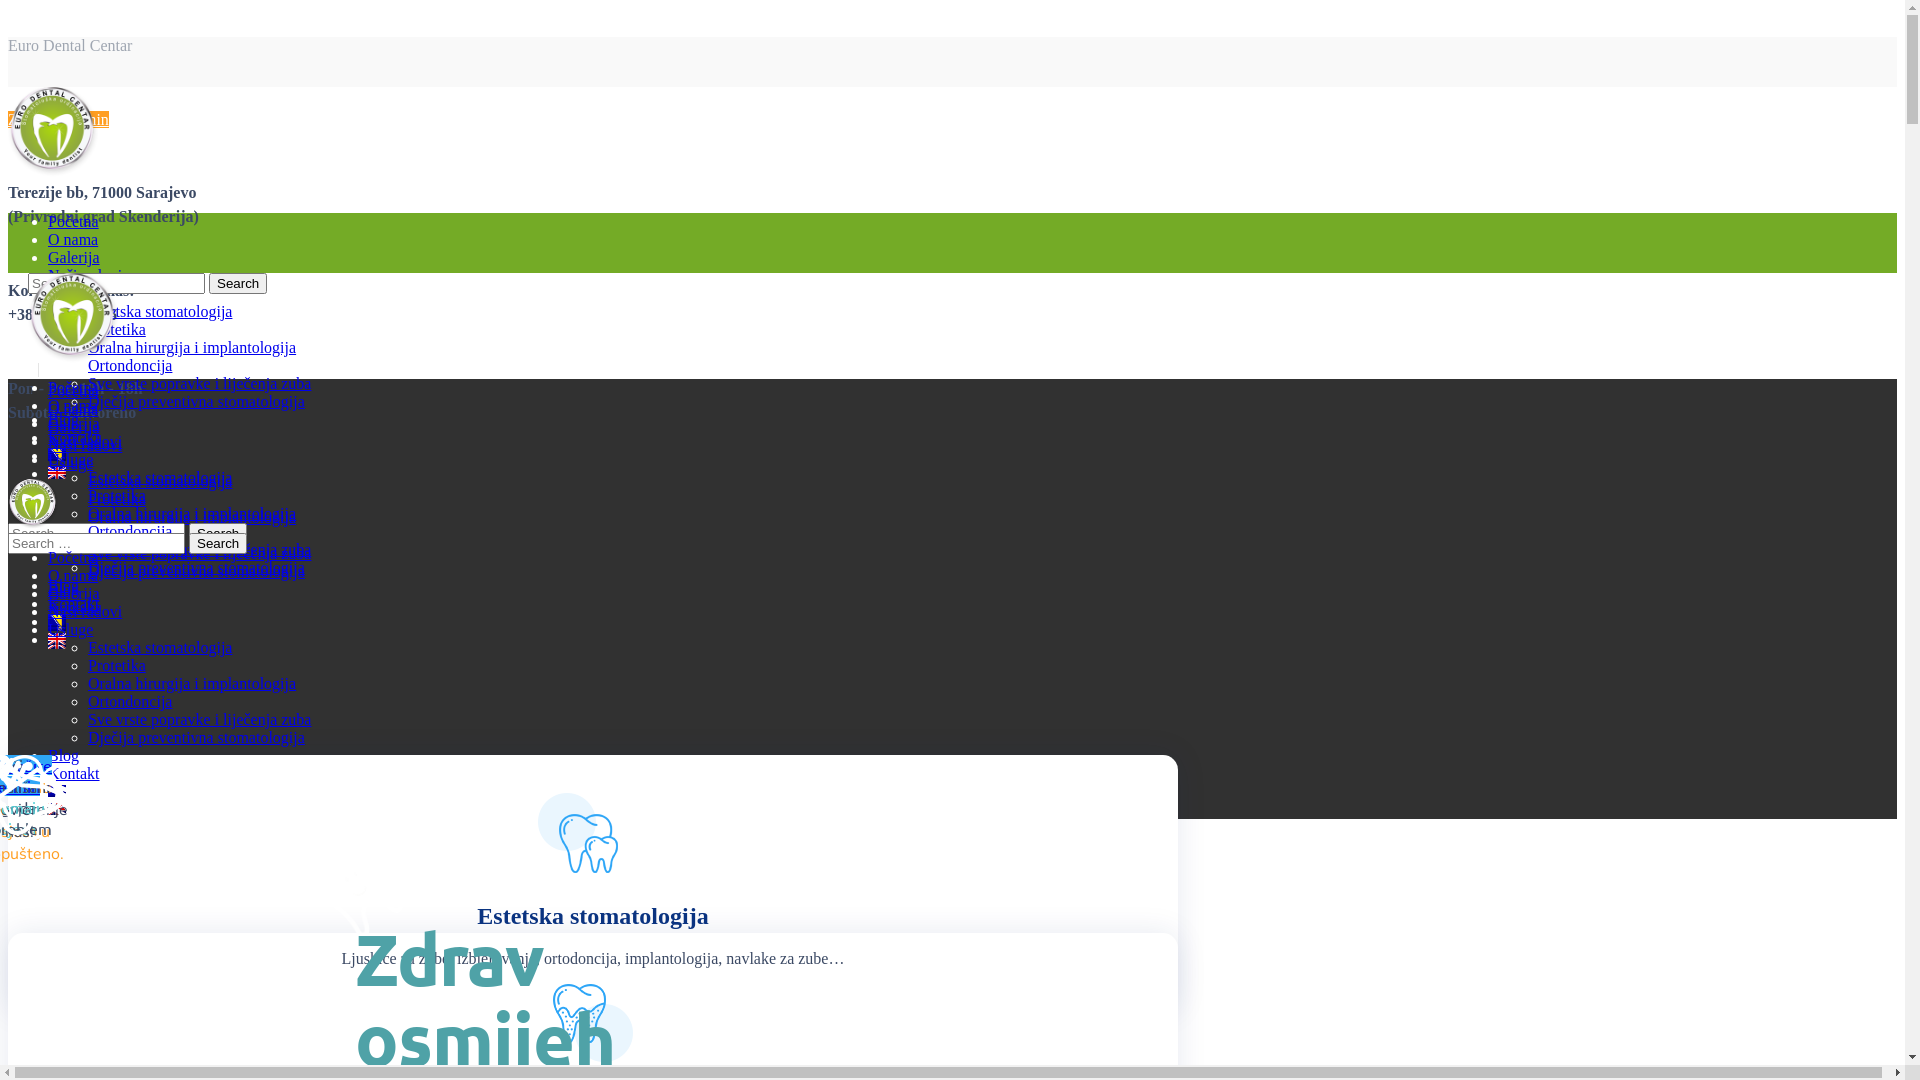 This screenshot has height=1080, width=1920. Describe the element at coordinates (63, 755) in the screenshot. I see `'Blog'` at that location.